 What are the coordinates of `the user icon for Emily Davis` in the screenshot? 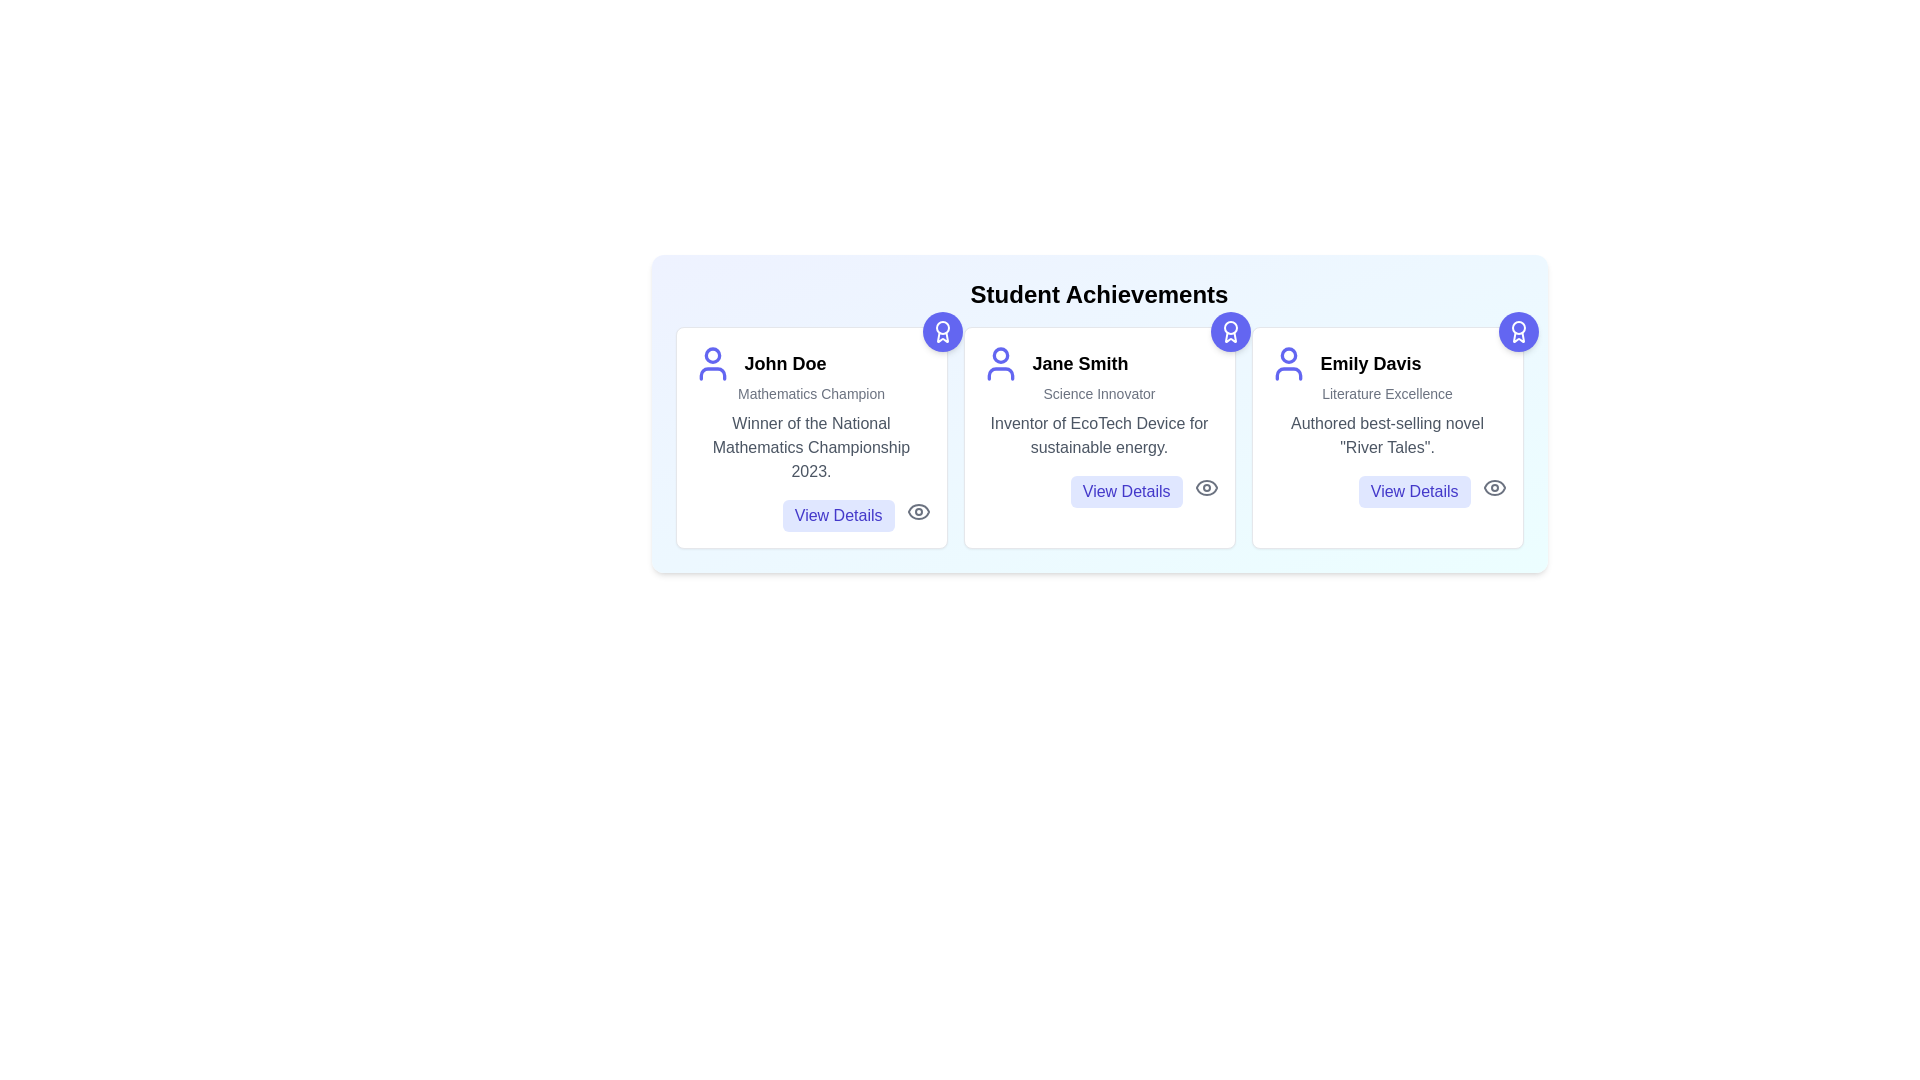 It's located at (1288, 363).